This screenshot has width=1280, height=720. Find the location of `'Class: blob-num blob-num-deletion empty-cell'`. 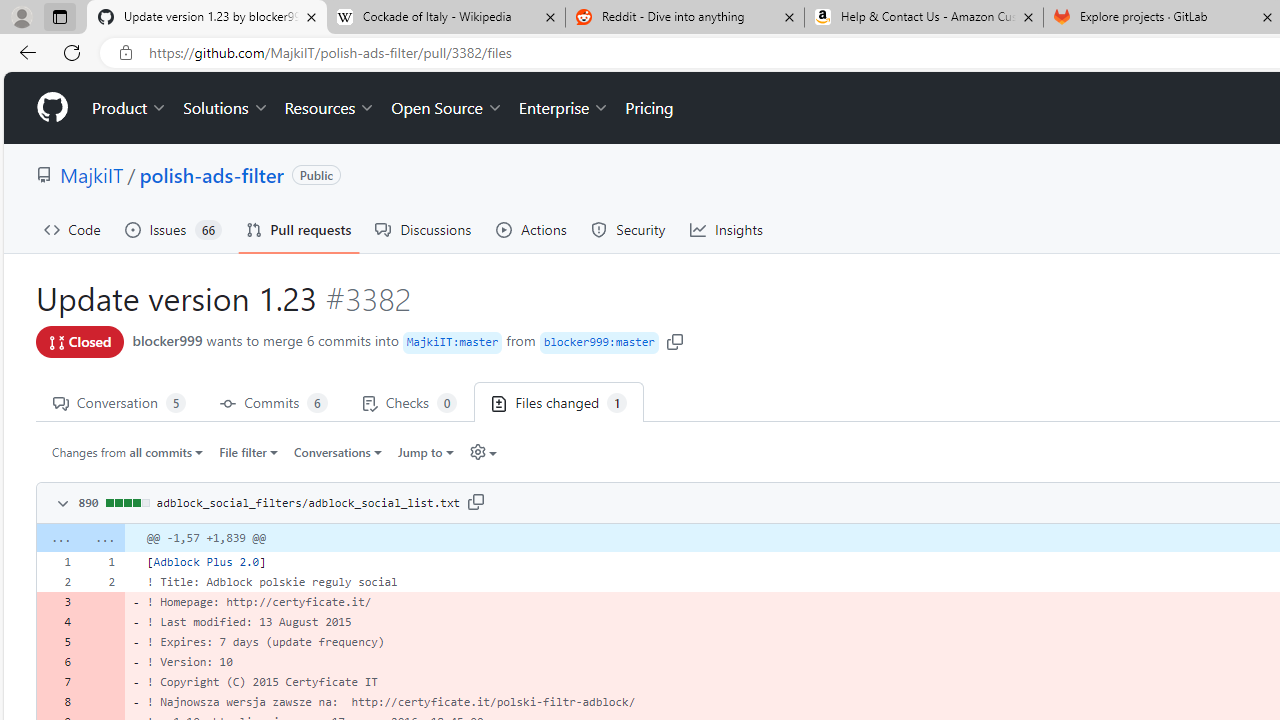

'Class: blob-num blob-num-deletion empty-cell' is located at coordinates (102, 701).